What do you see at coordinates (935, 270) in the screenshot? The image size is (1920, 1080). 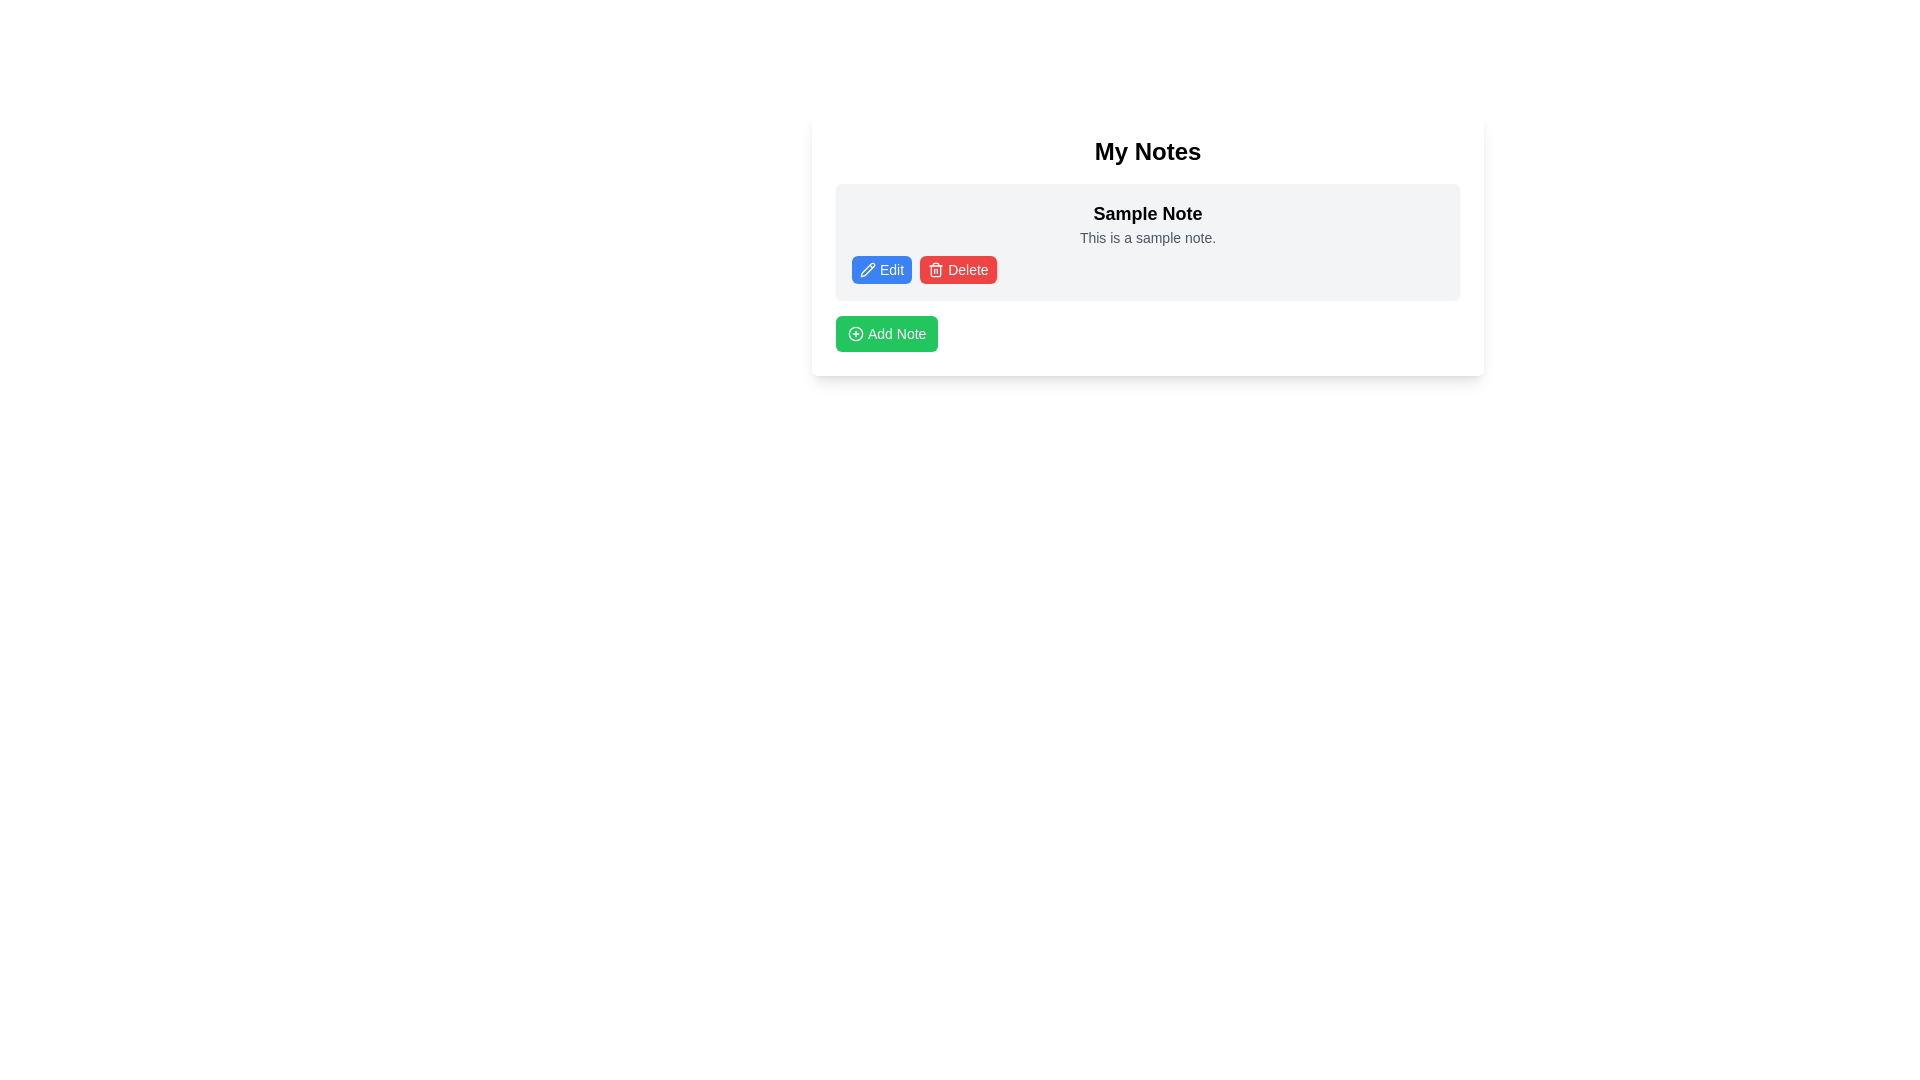 I see `the delete icon` at bounding box center [935, 270].